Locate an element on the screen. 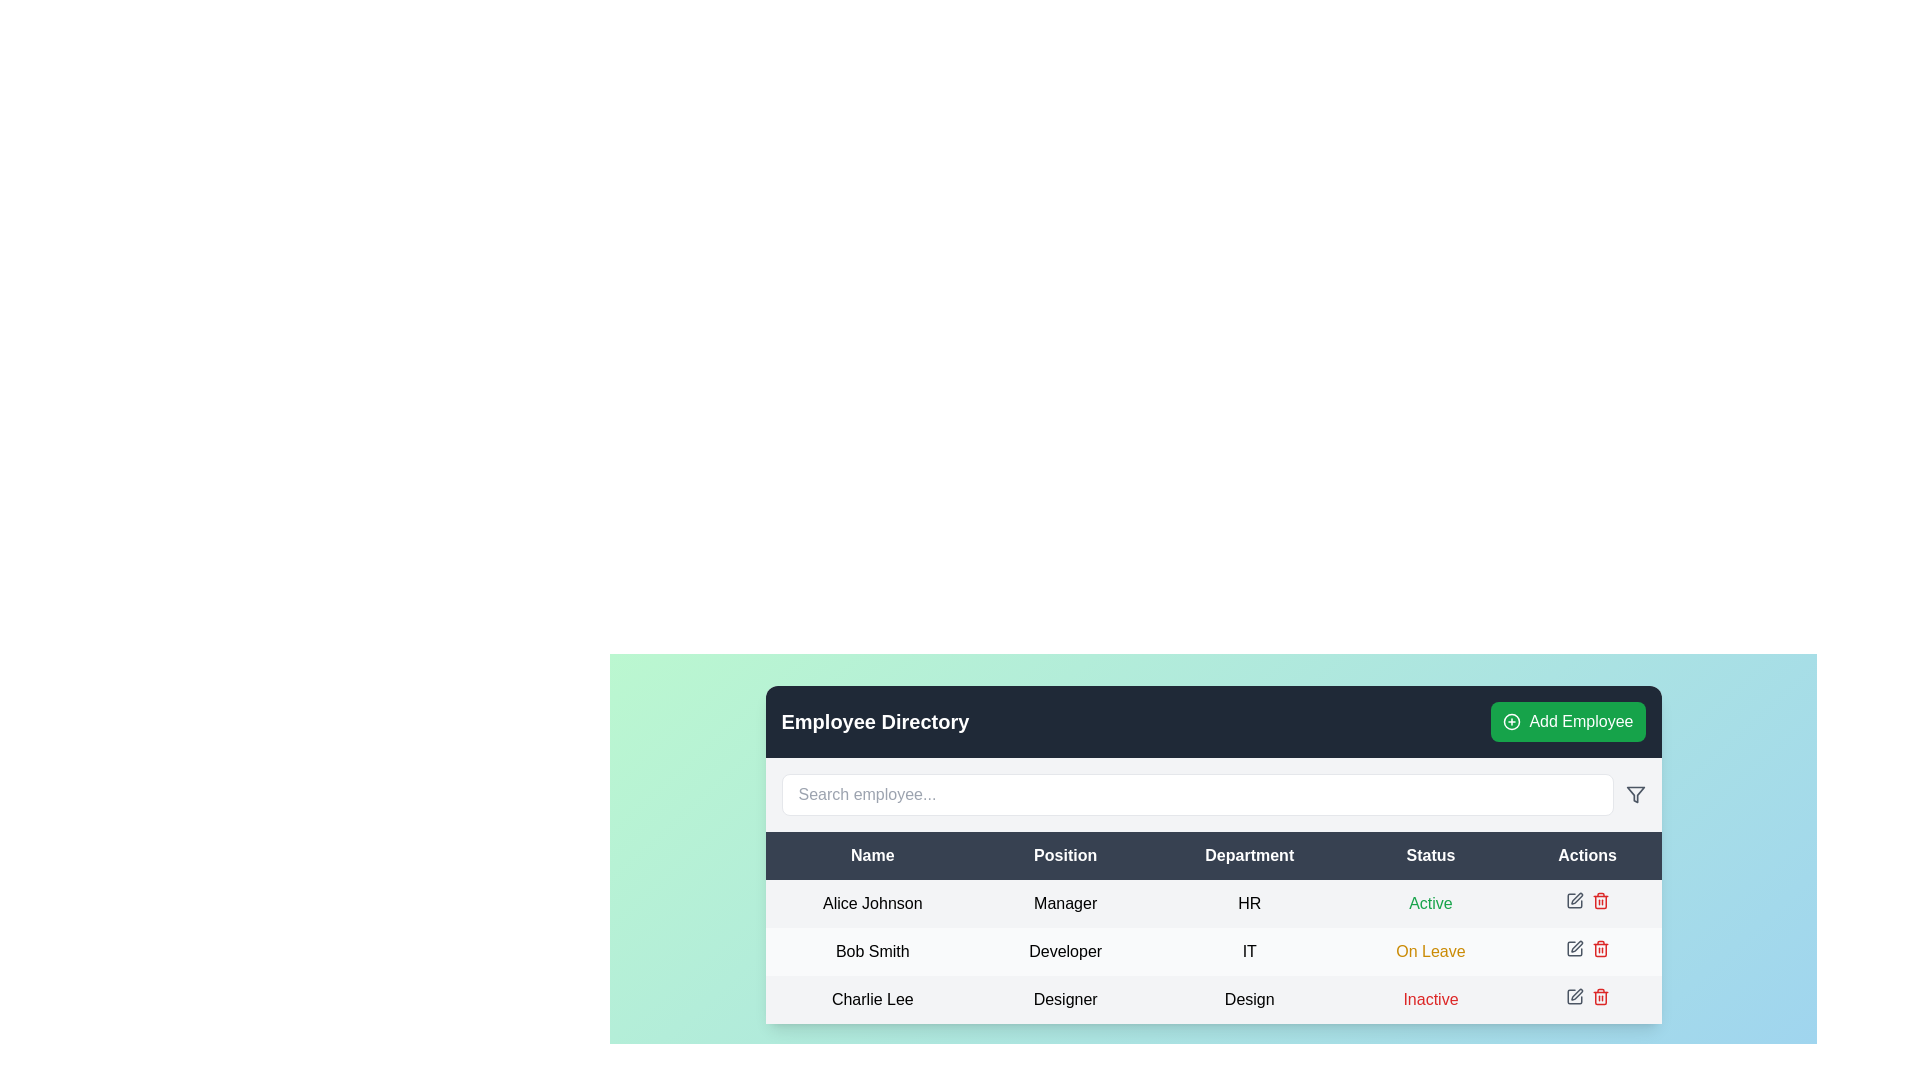  the title text indicating the employee directory section is located at coordinates (875, 721).